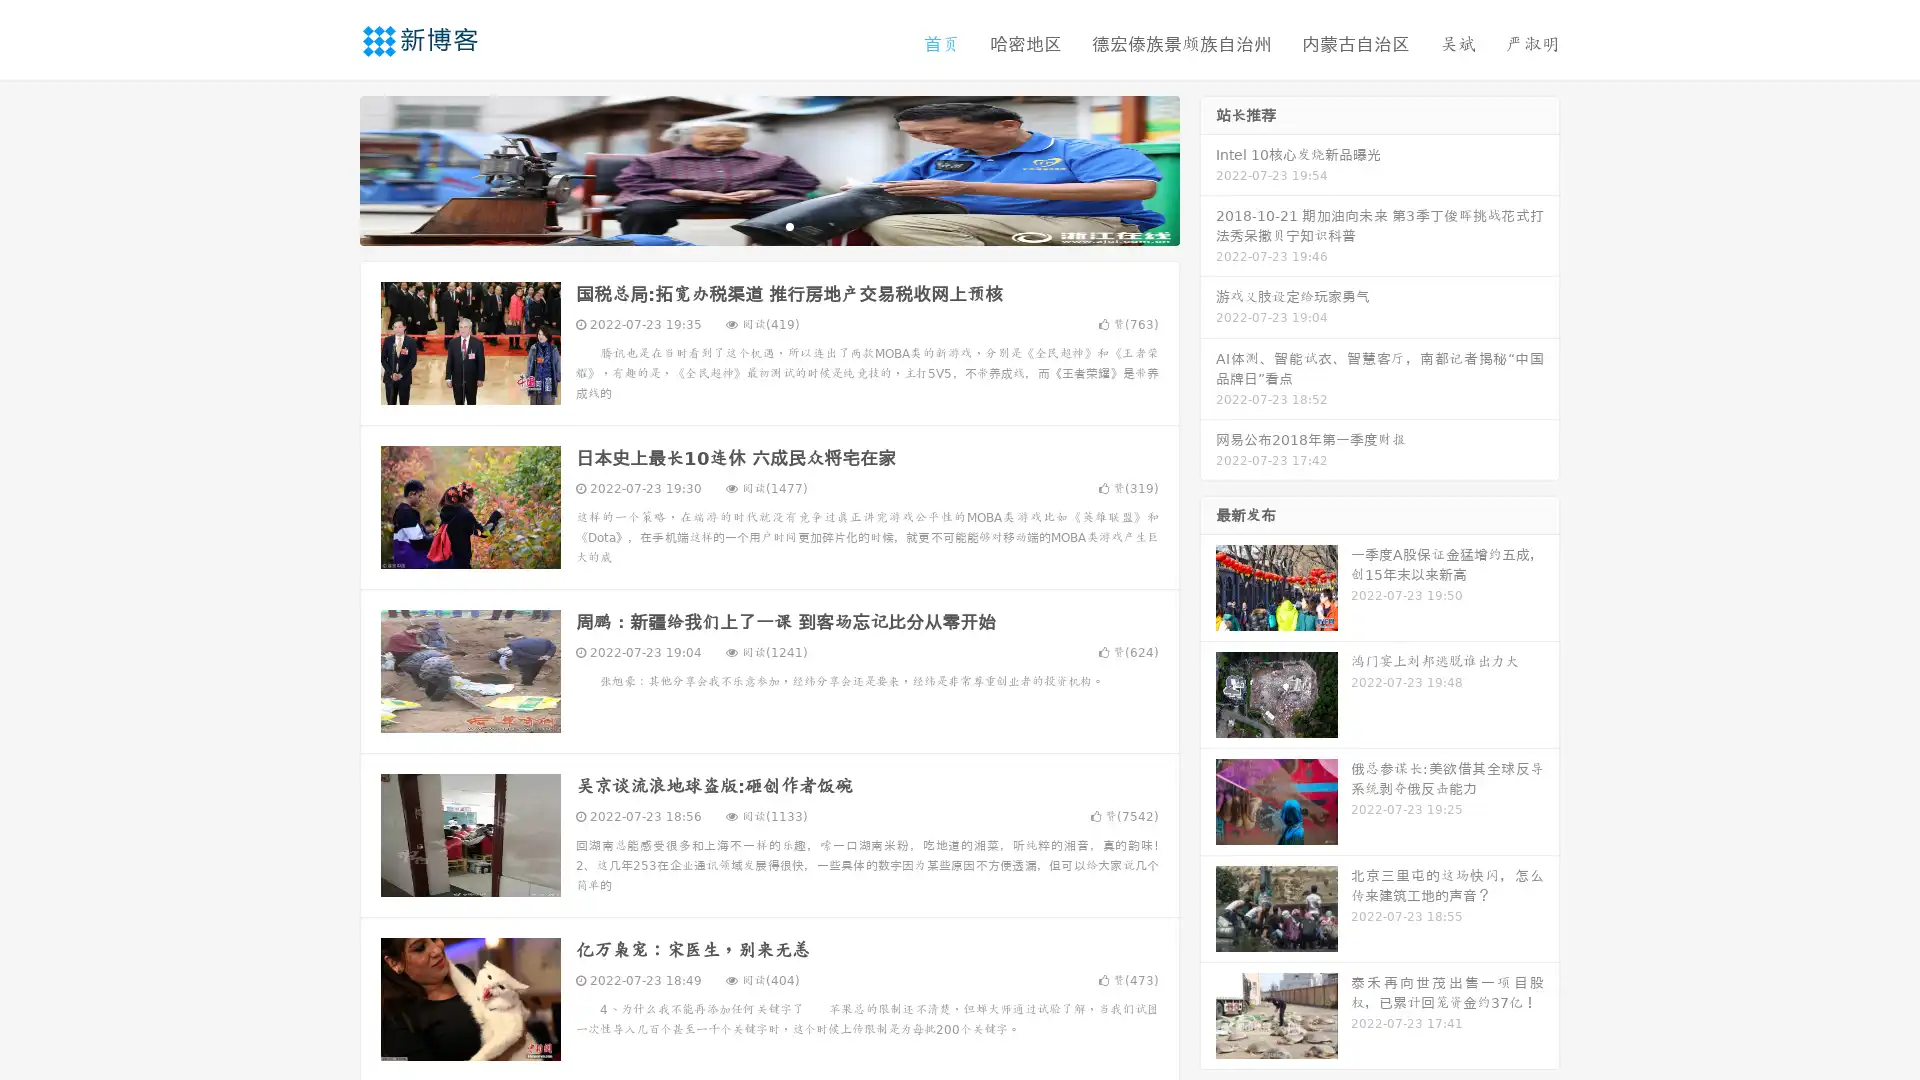 This screenshot has width=1920, height=1080. I want to click on Previous slide, so click(330, 168).